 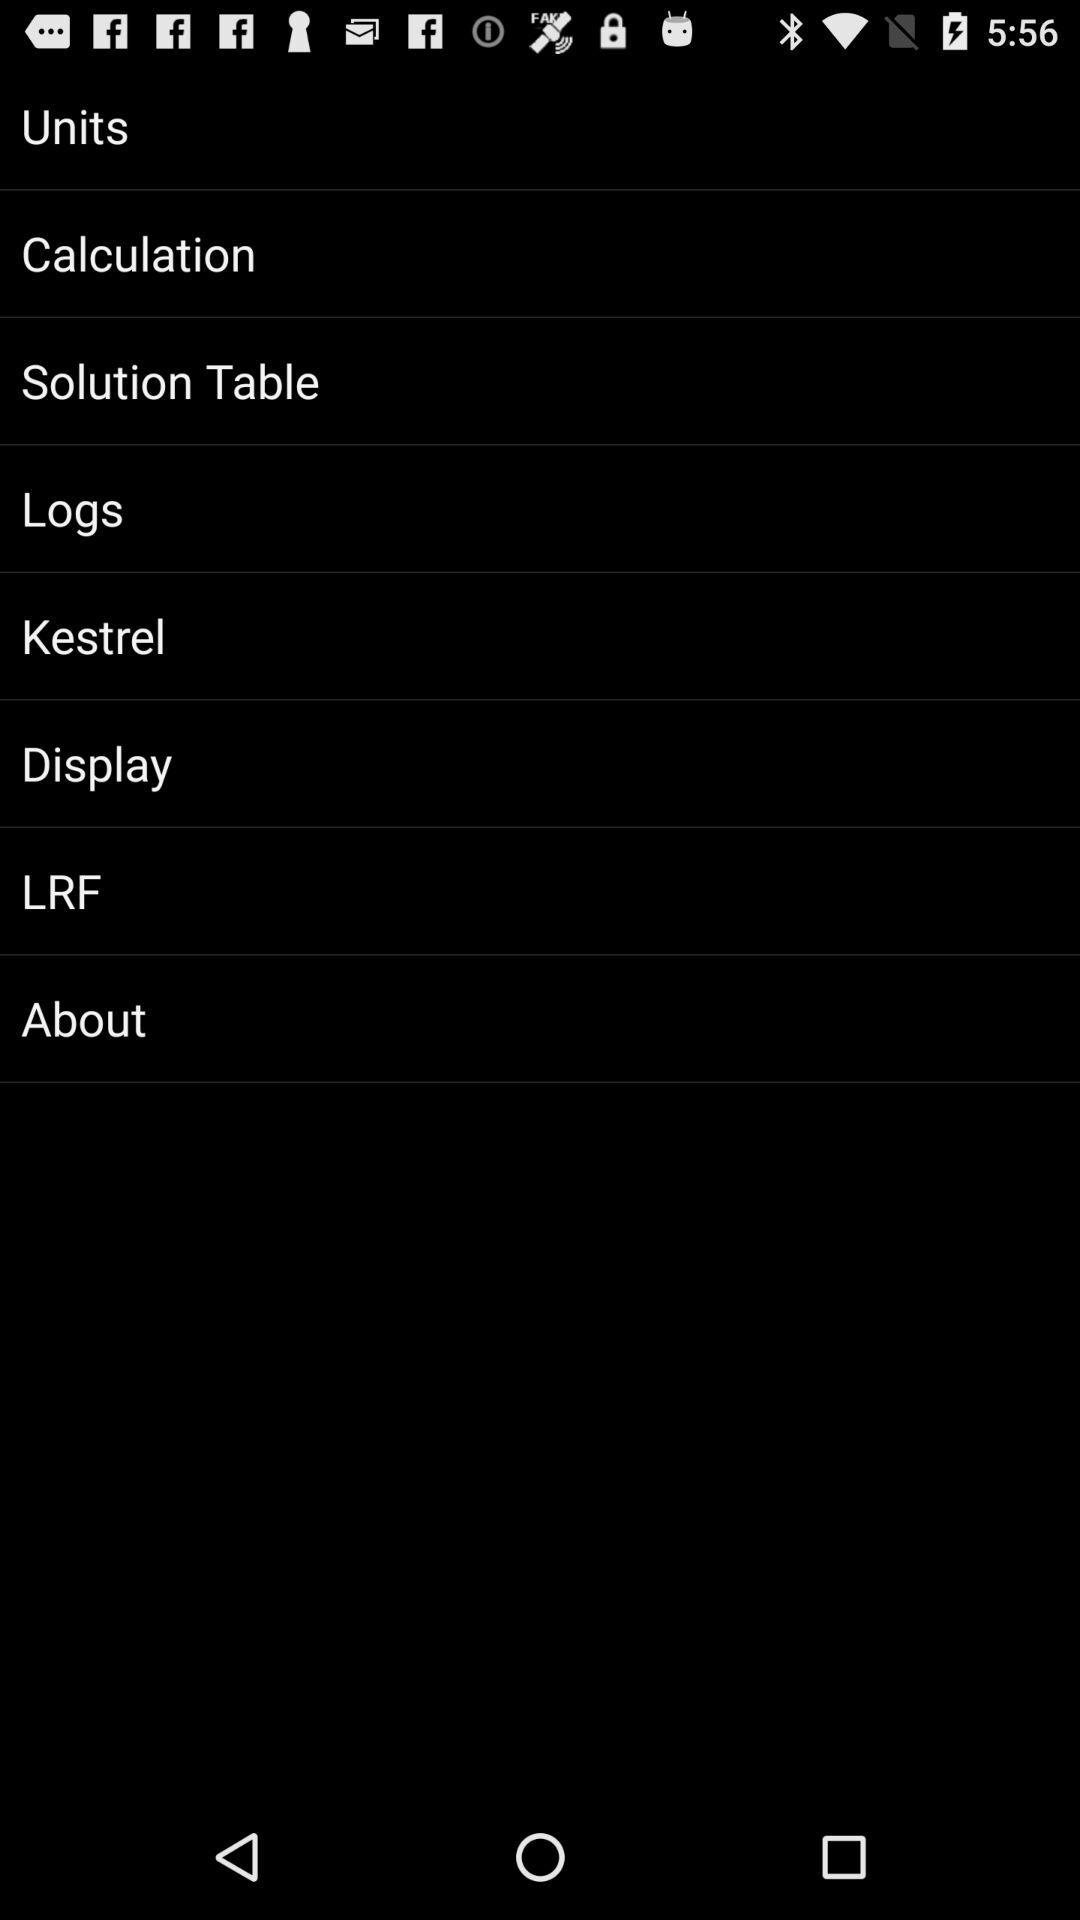 I want to click on solution table icon, so click(x=540, y=380).